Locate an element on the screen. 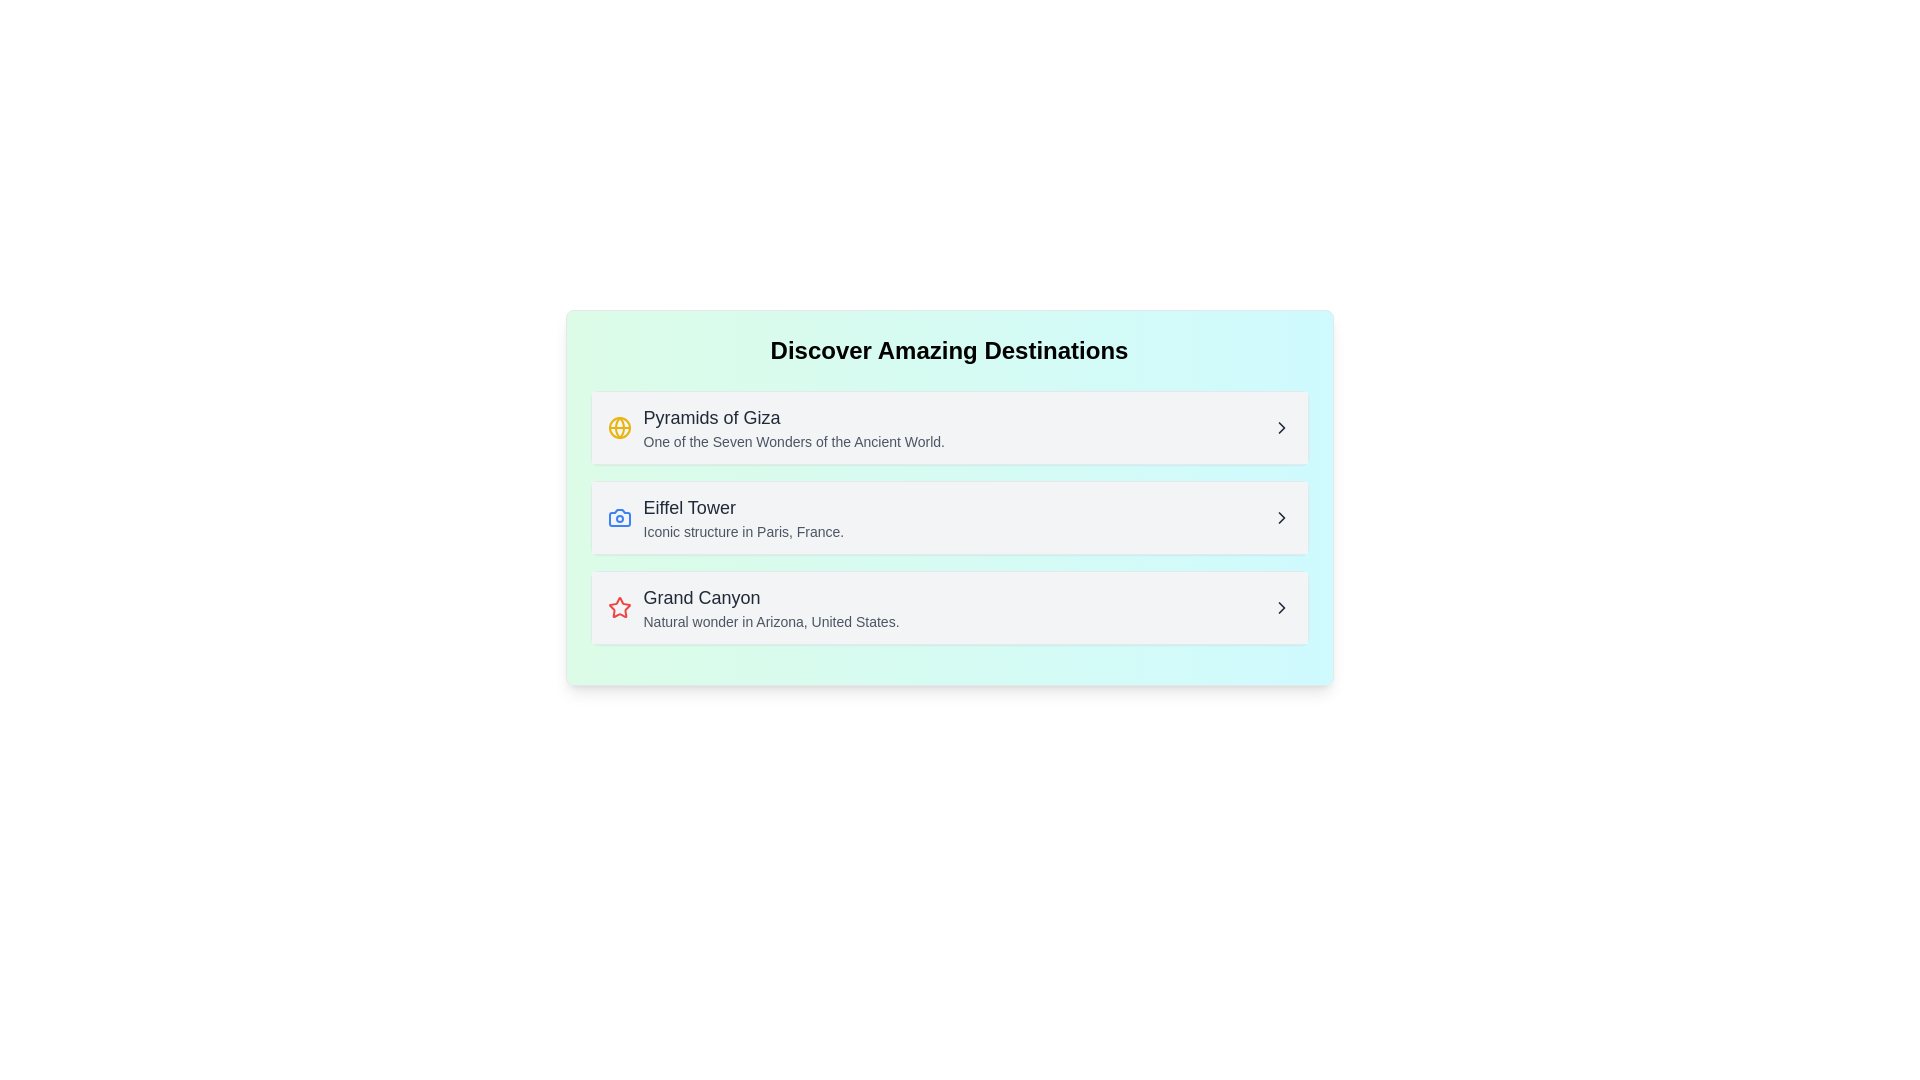  the Text label that displays 'Pyramids of Giza' and 'One of the Seven Wonders of the Ancient World', located in the section titled 'Discover Amazing Destinations' is located at coordinates (793, 427).